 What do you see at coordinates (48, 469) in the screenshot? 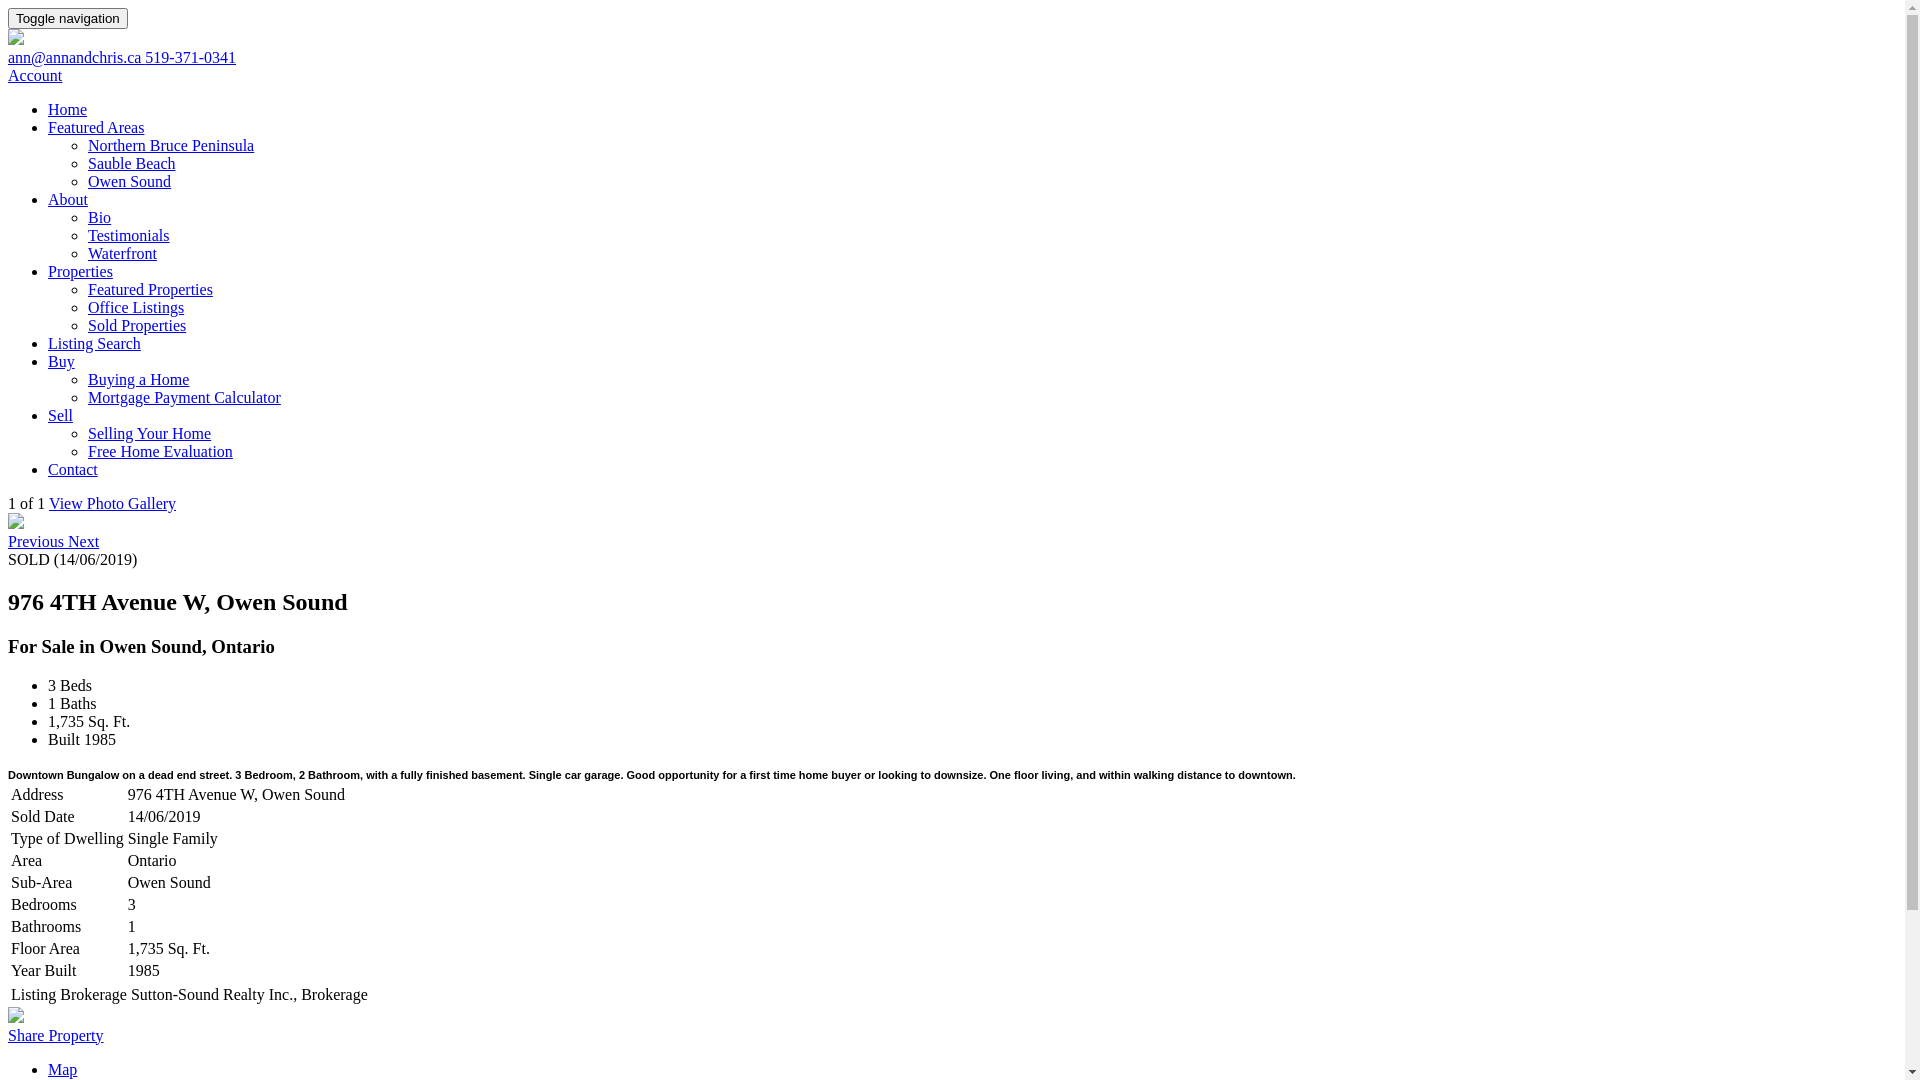
I see `'Contact'` at bounding box center [48, 469].